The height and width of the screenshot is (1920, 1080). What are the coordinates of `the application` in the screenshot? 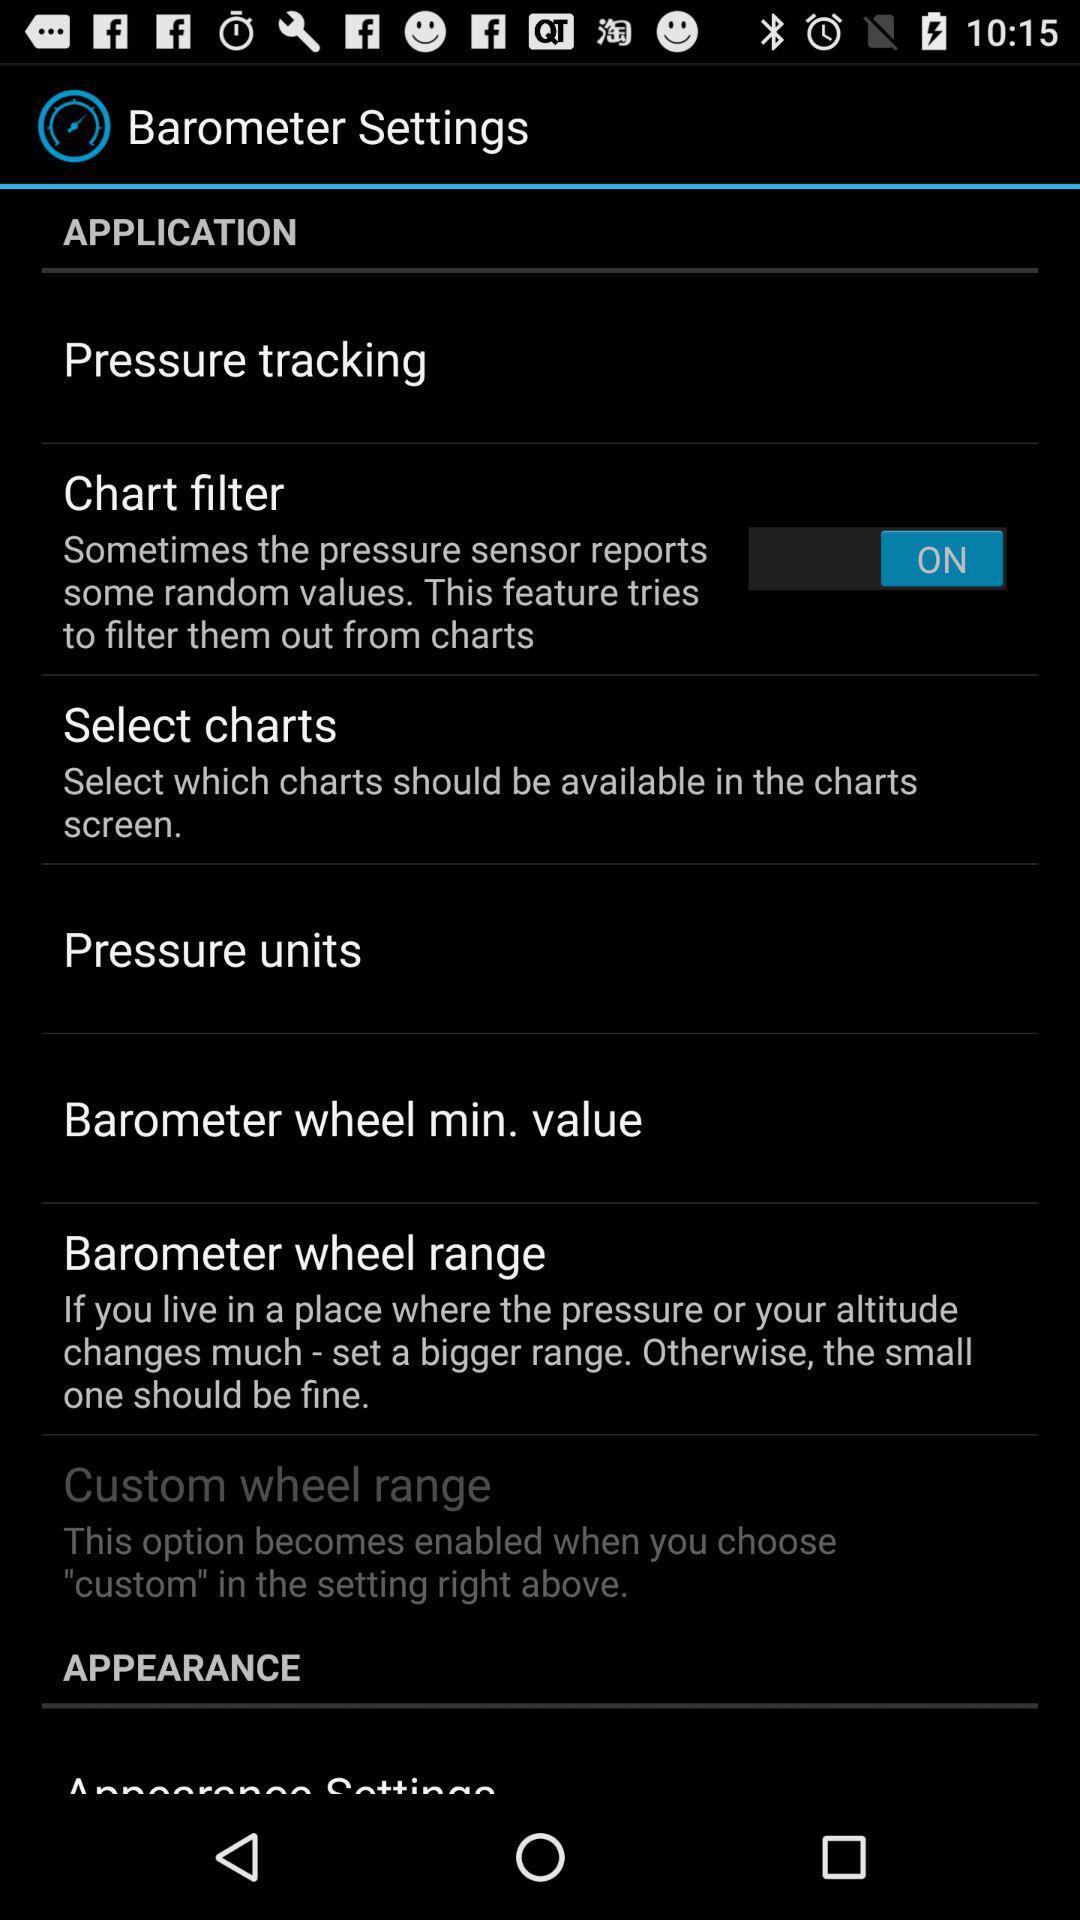 It's located at (540, 230).